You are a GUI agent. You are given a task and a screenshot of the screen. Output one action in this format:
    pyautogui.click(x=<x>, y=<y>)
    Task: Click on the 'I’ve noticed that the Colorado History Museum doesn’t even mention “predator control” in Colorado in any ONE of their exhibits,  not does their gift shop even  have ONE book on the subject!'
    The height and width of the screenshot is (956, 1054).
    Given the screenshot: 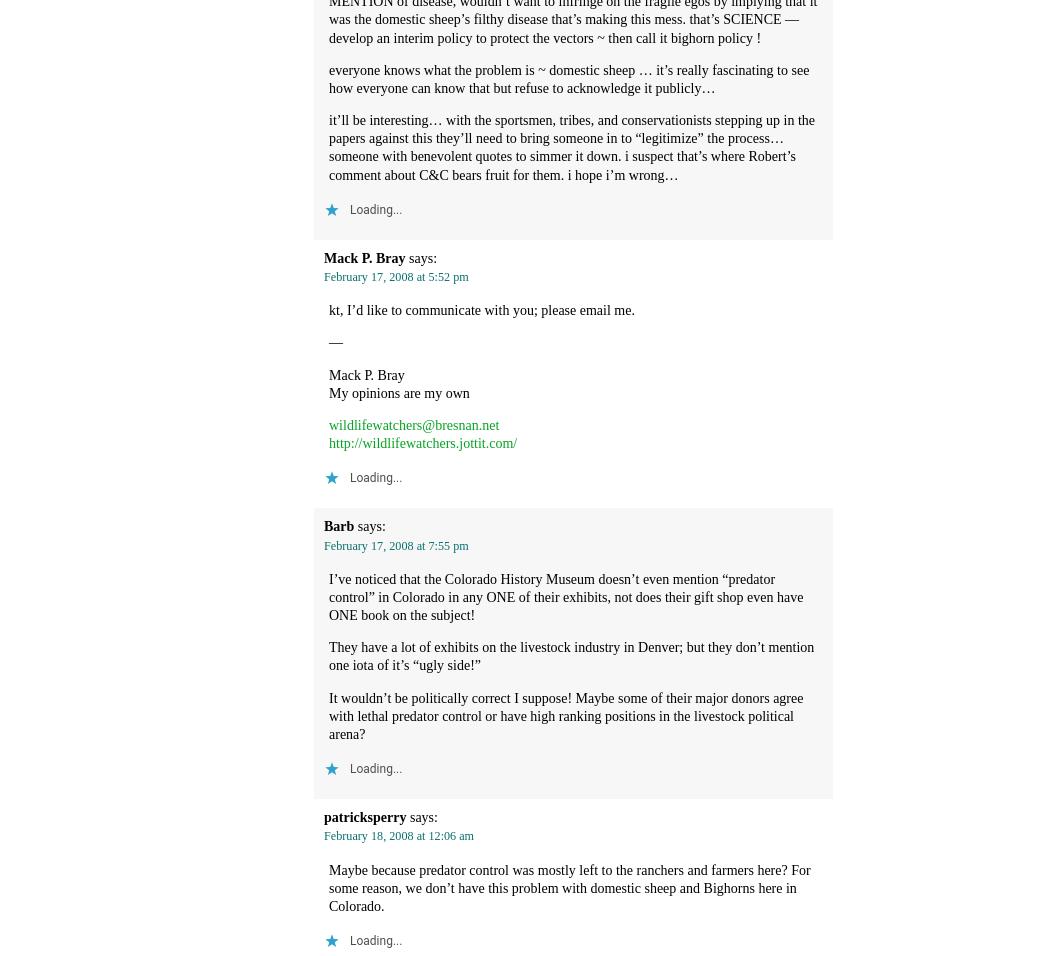 What is the action you would take?
    pyautogui.click(x=565, y=596)
    